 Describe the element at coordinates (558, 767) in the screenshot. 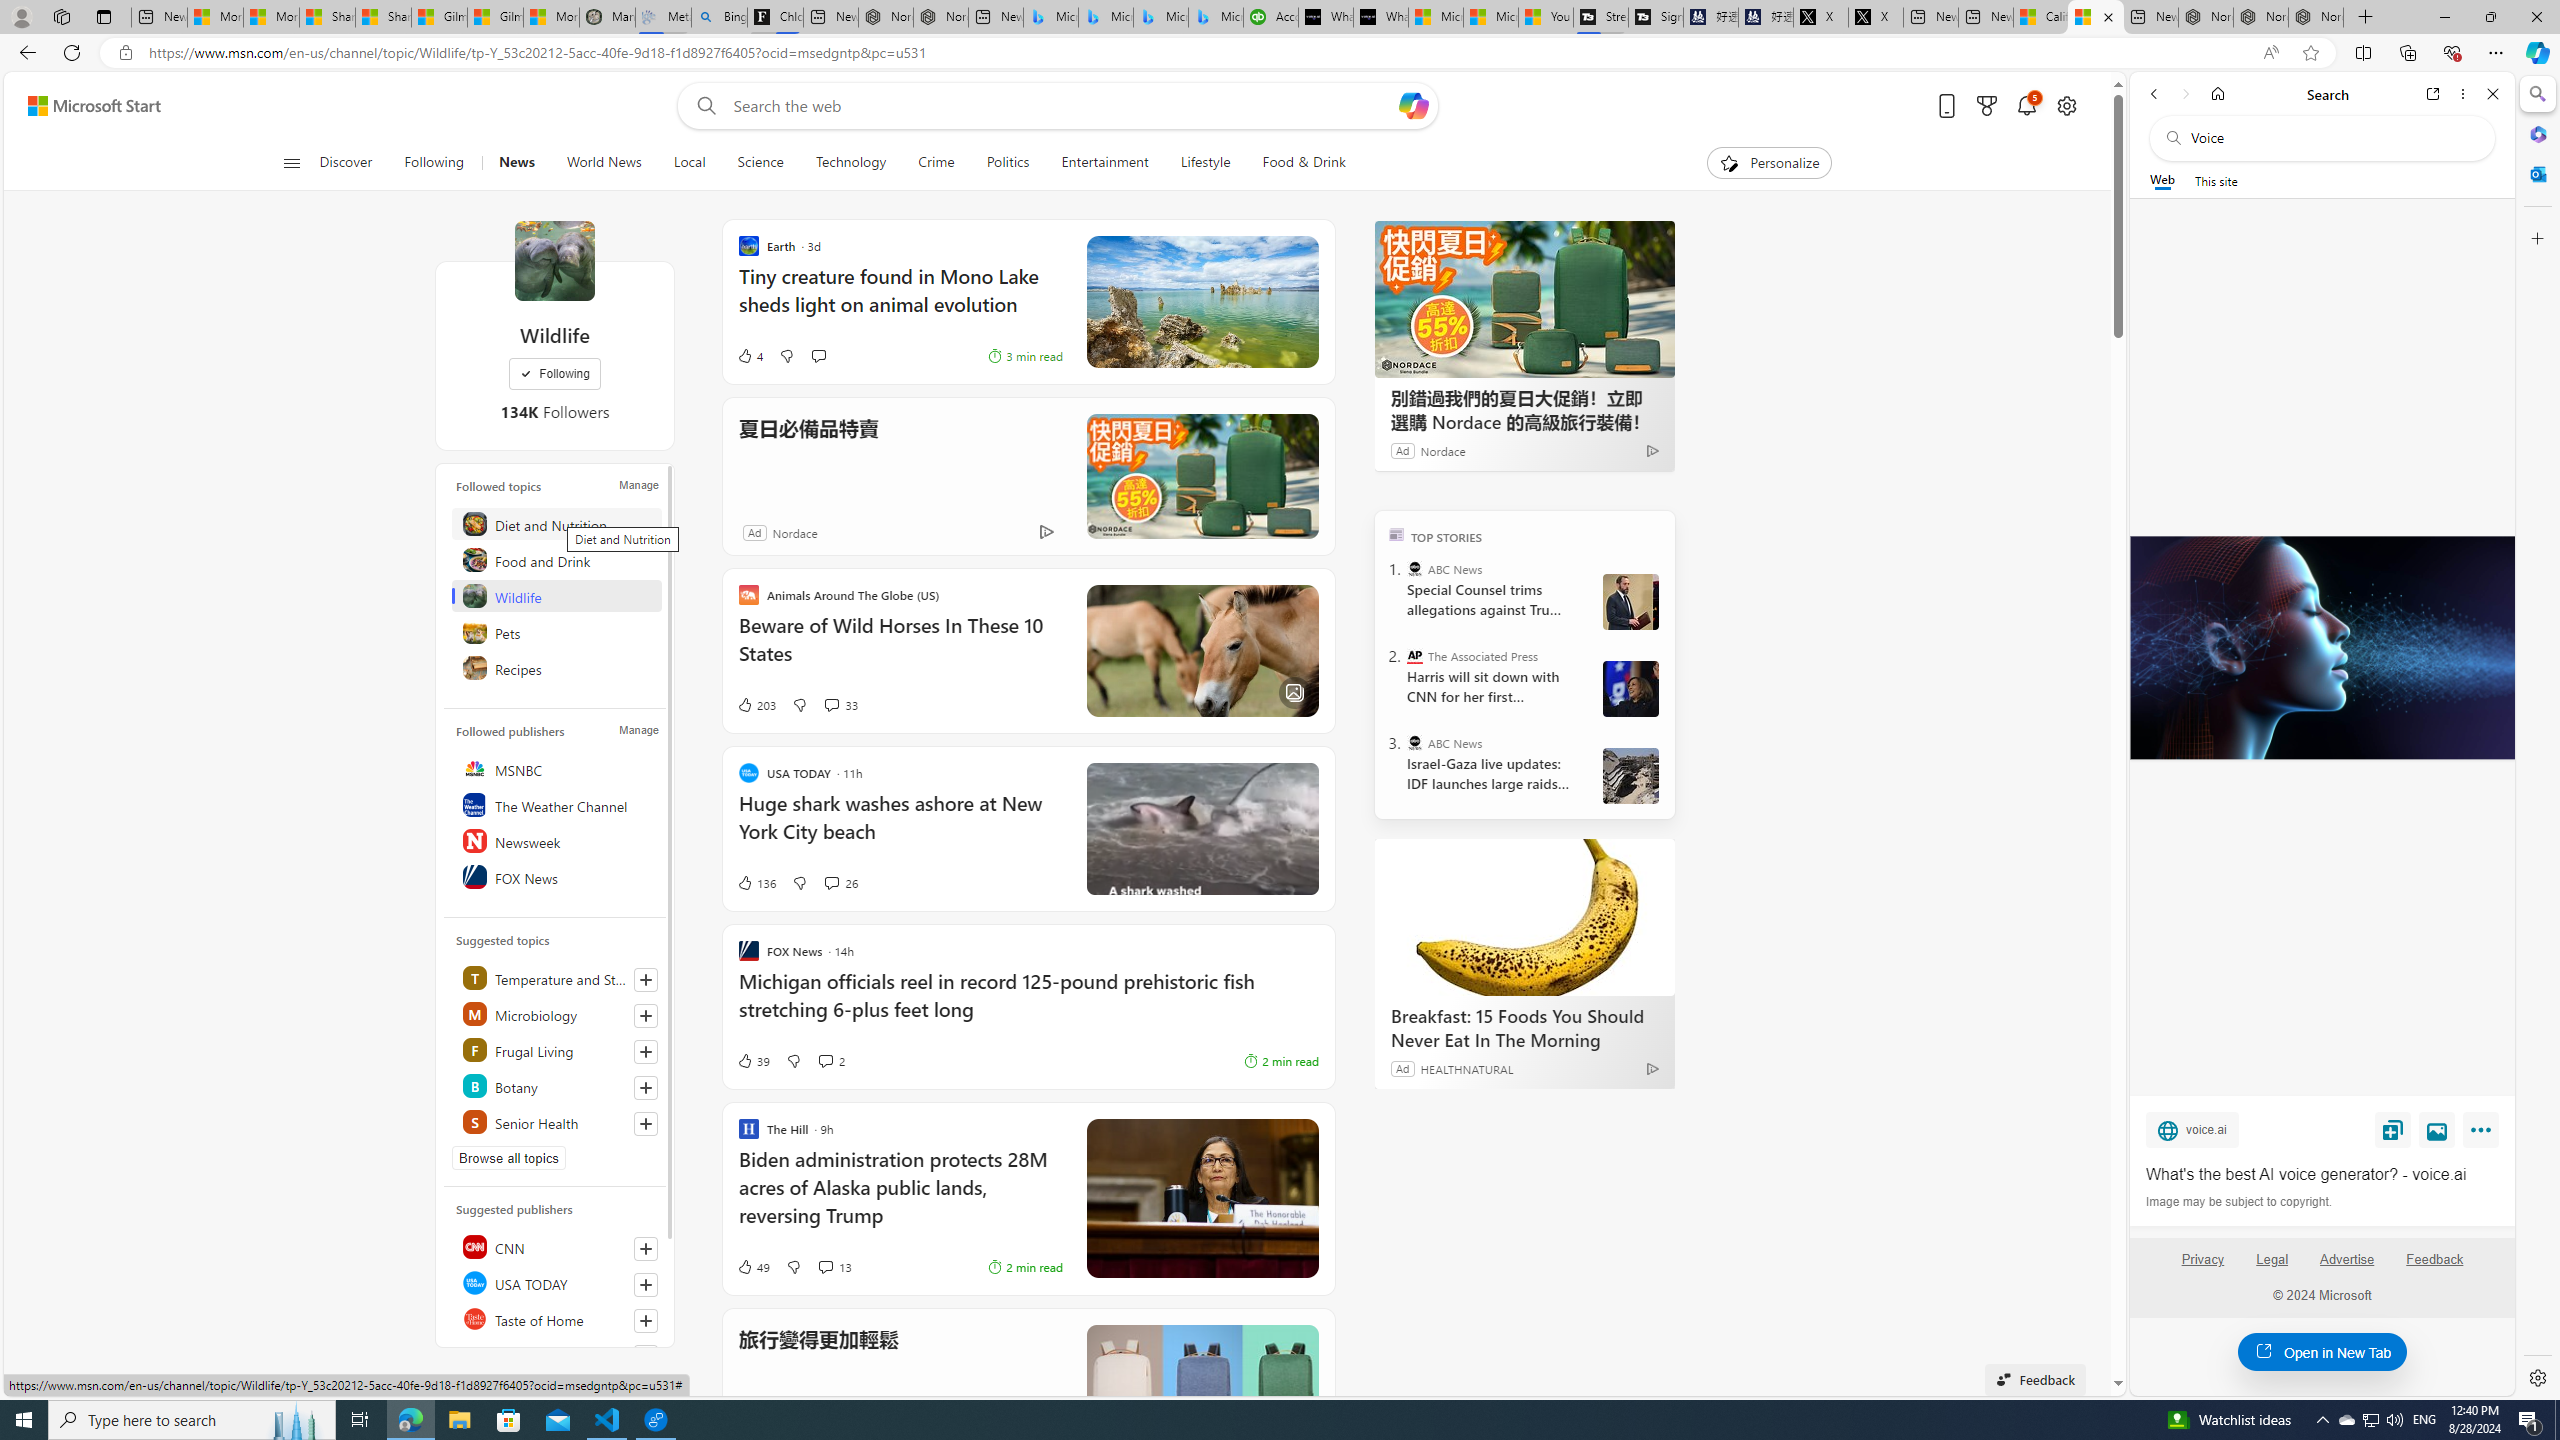

I see `'MSNBC'` at that location.